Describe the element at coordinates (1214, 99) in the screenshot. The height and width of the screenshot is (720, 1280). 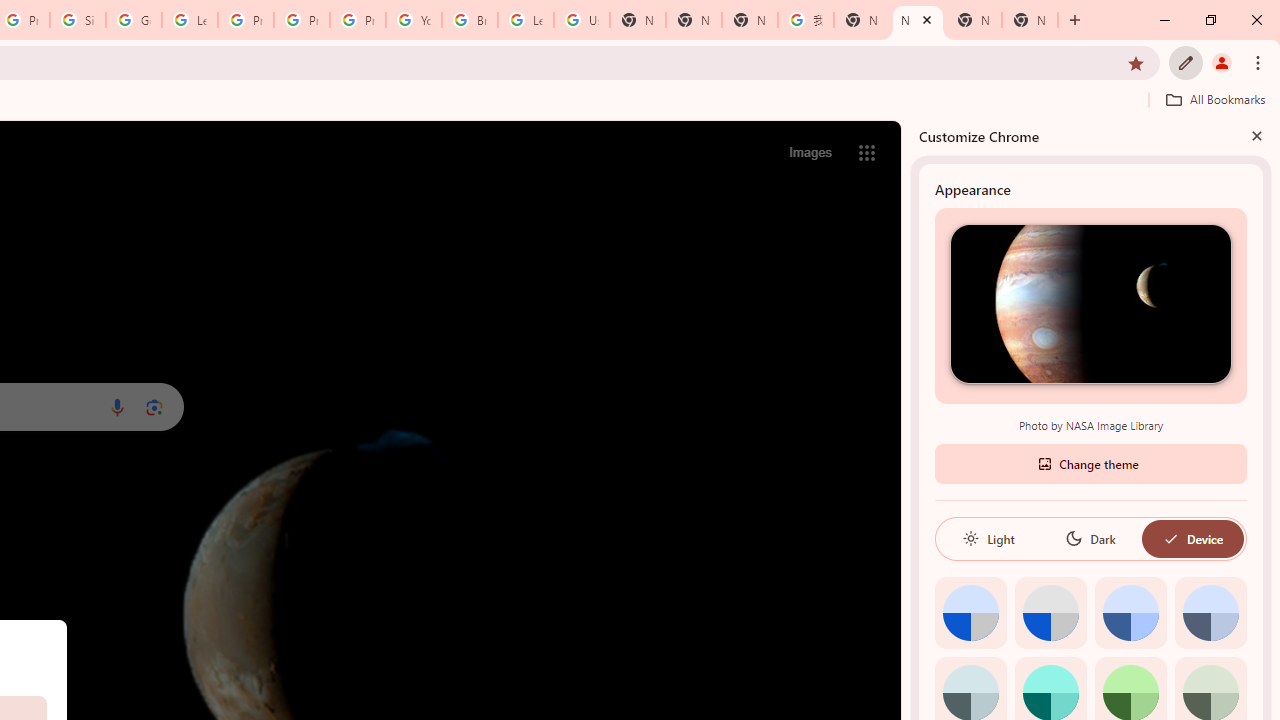
I see `'All Bookmarks'` at that location.